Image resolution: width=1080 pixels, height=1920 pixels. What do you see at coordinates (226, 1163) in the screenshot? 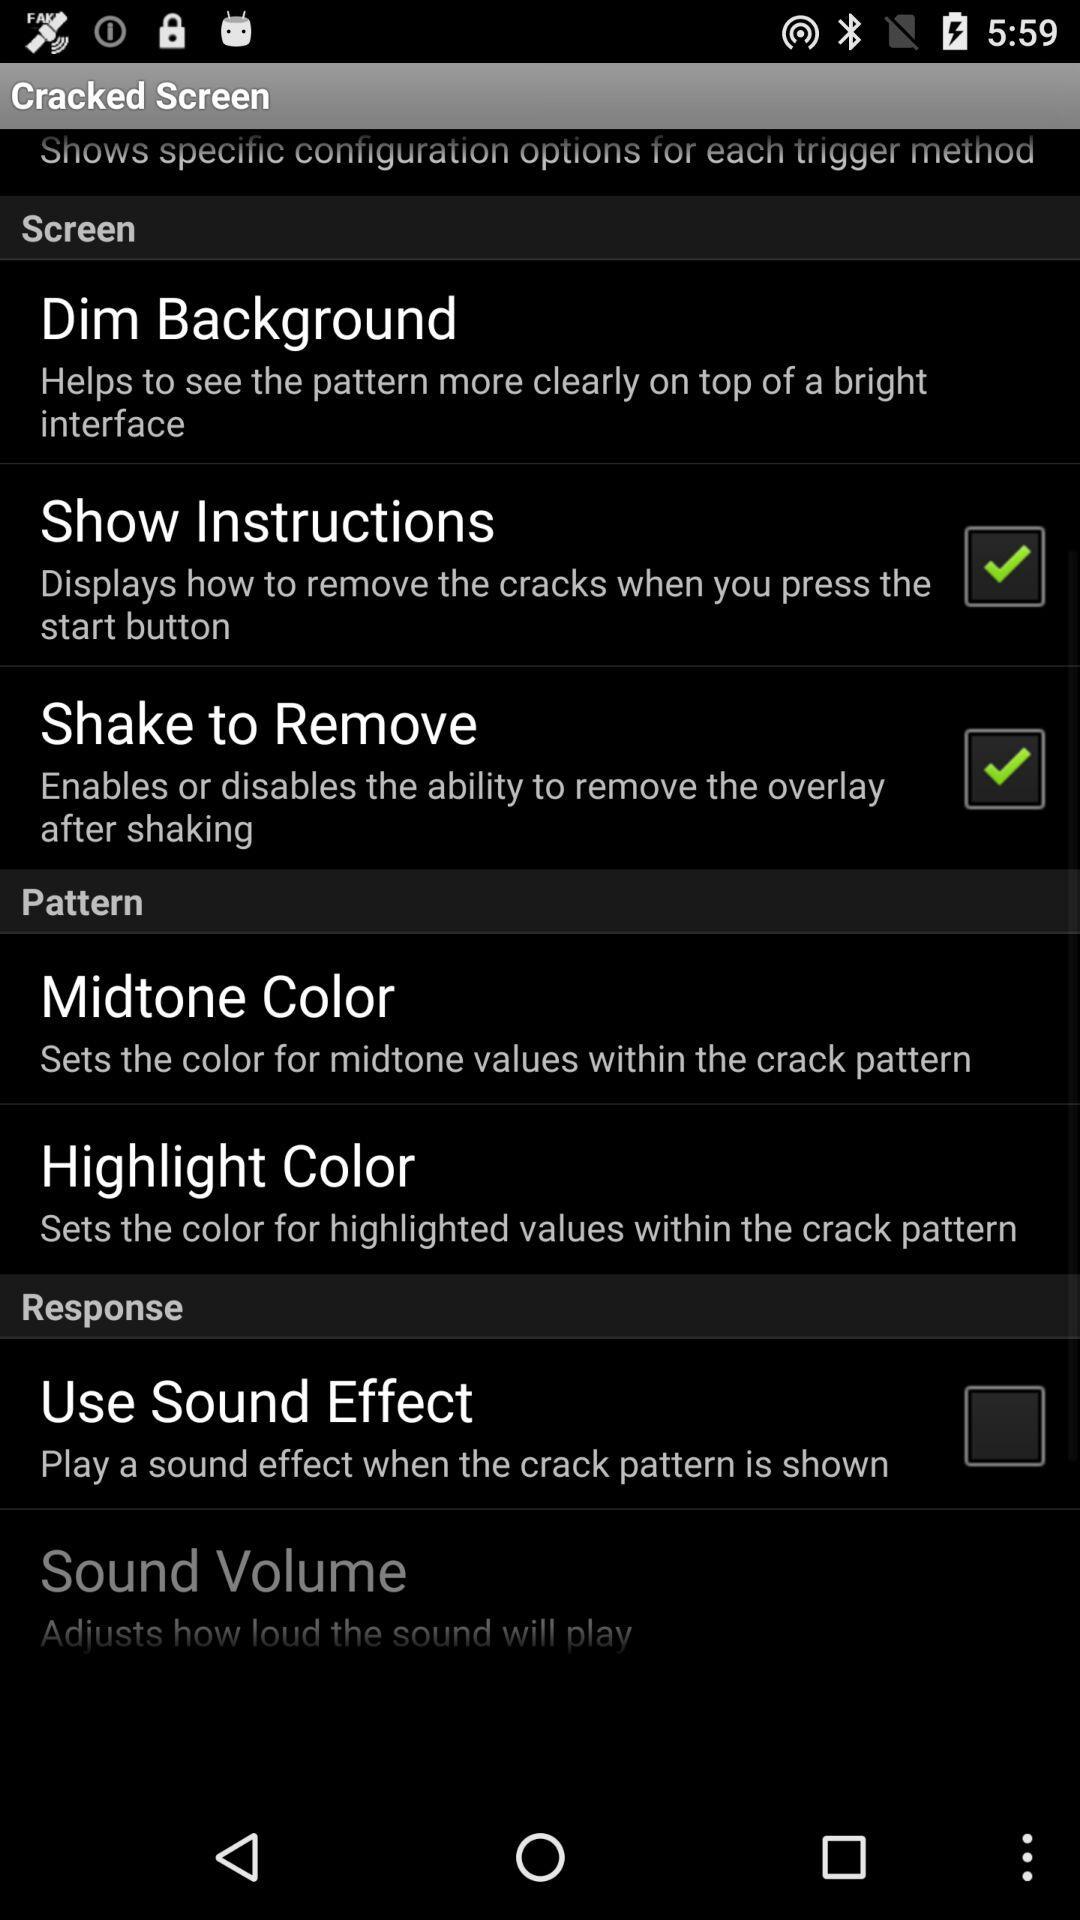
I see `the icon below the sets the color` at bounding box center [226, 1163].